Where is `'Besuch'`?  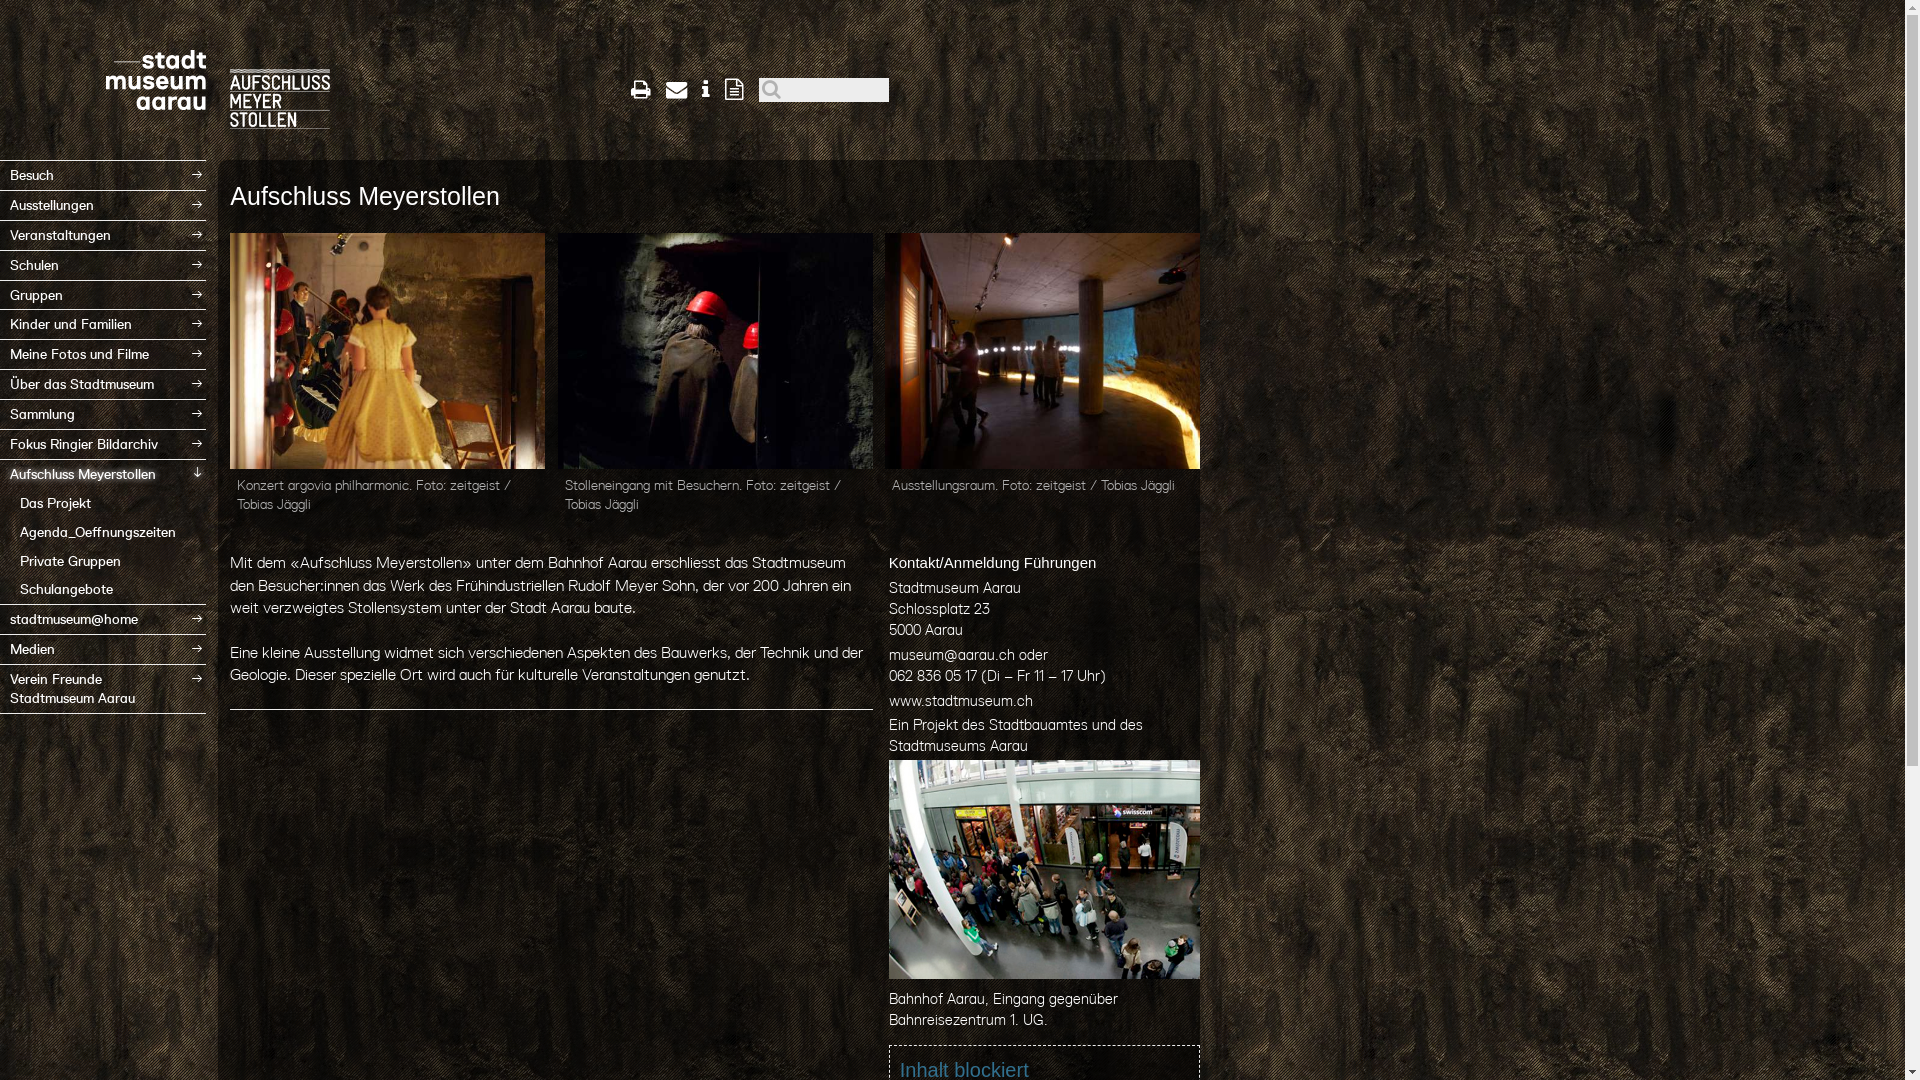 'Besuch' is located at coordinates (101, 174).